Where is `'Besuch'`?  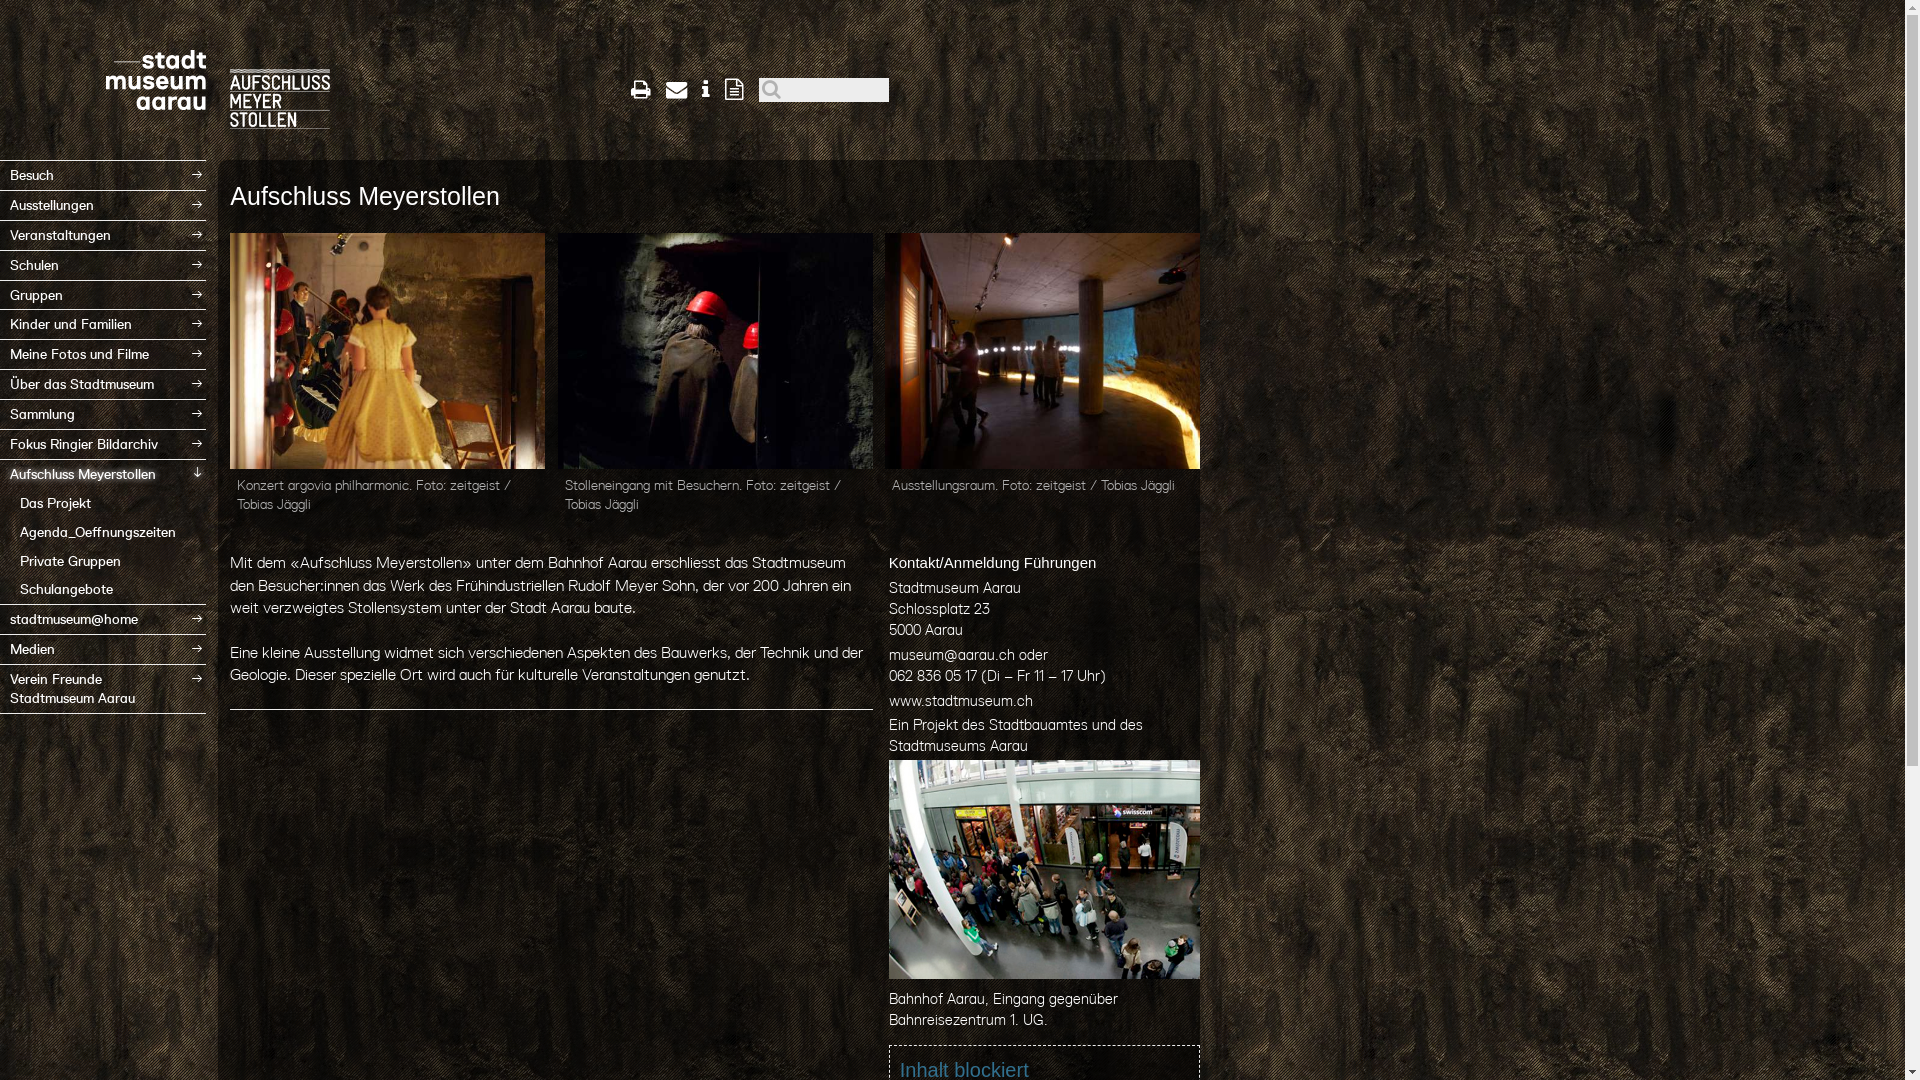 'Besuch' is located at coordinates (101, 174).